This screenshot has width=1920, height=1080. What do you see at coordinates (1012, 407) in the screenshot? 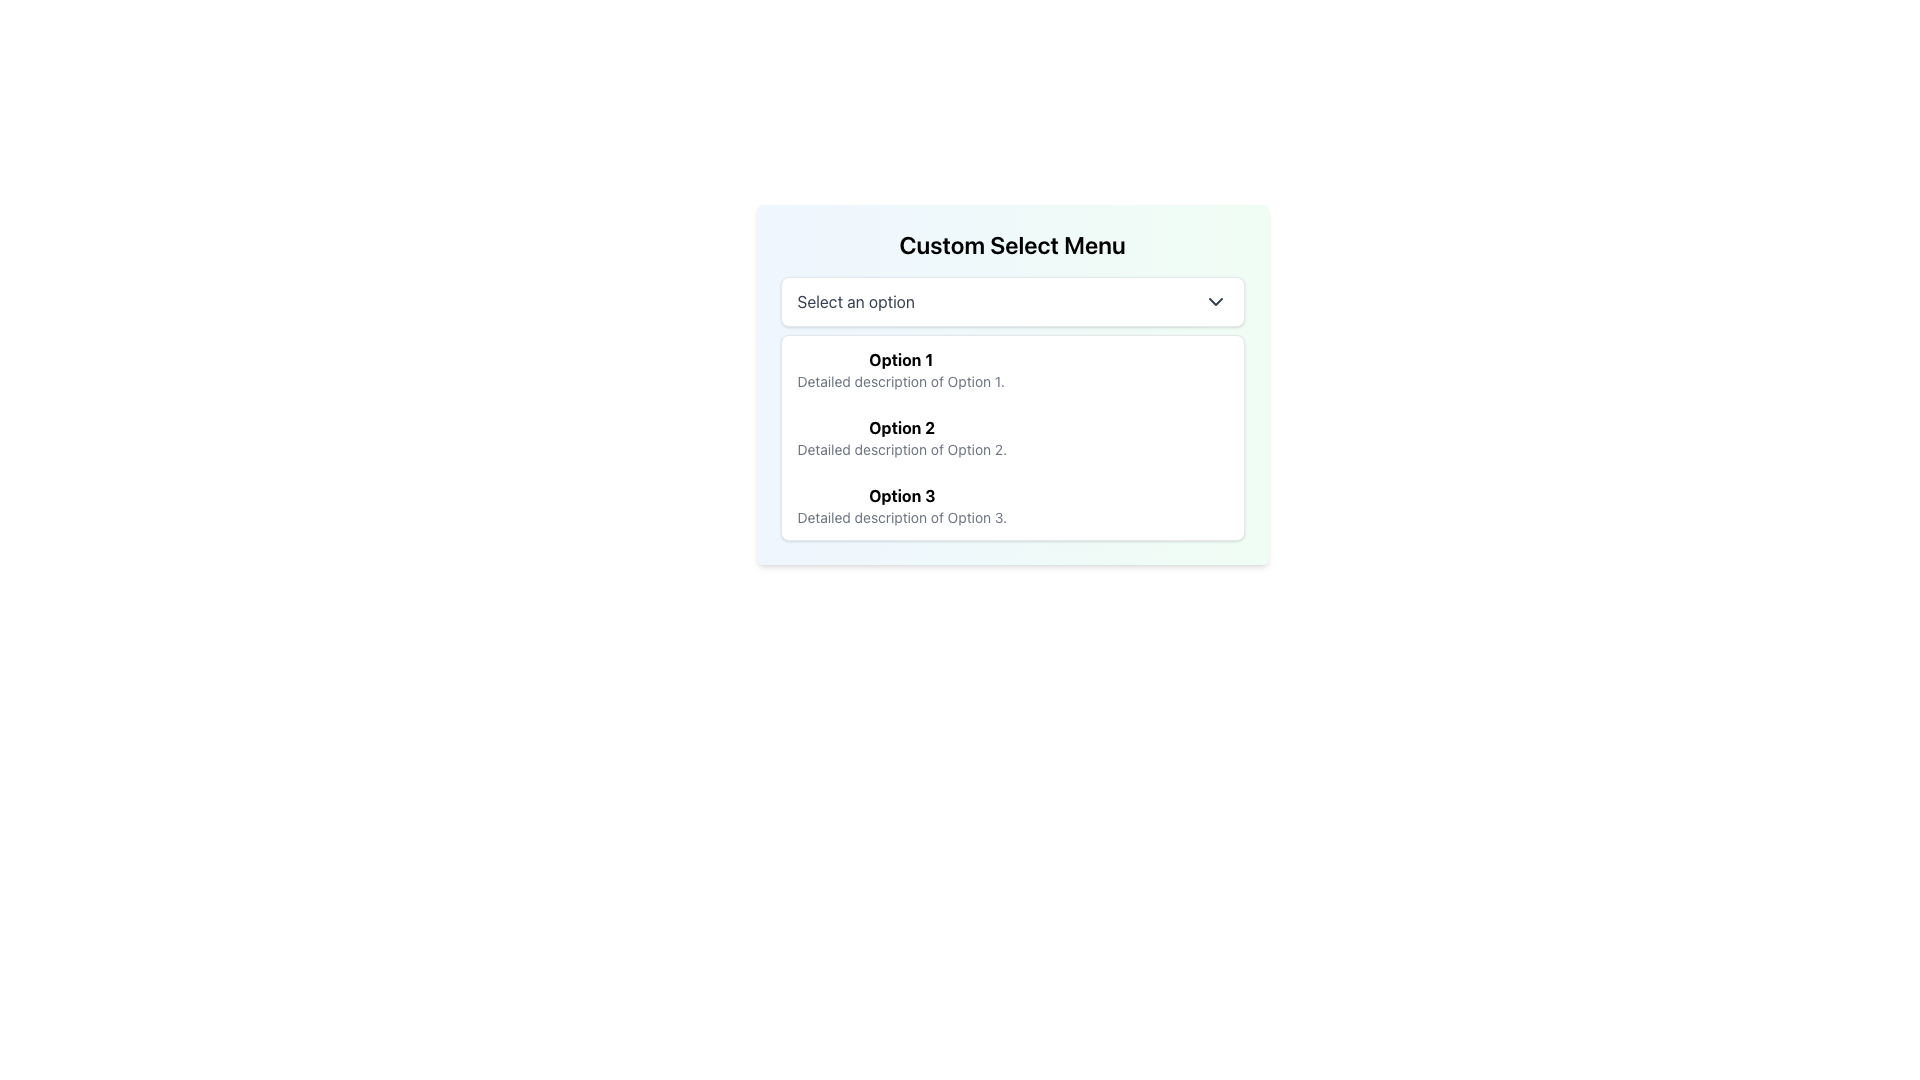
I see `to select the dropdown menu option labeled 'Option 2' with a description below it` at bounding box center [1012, 407].